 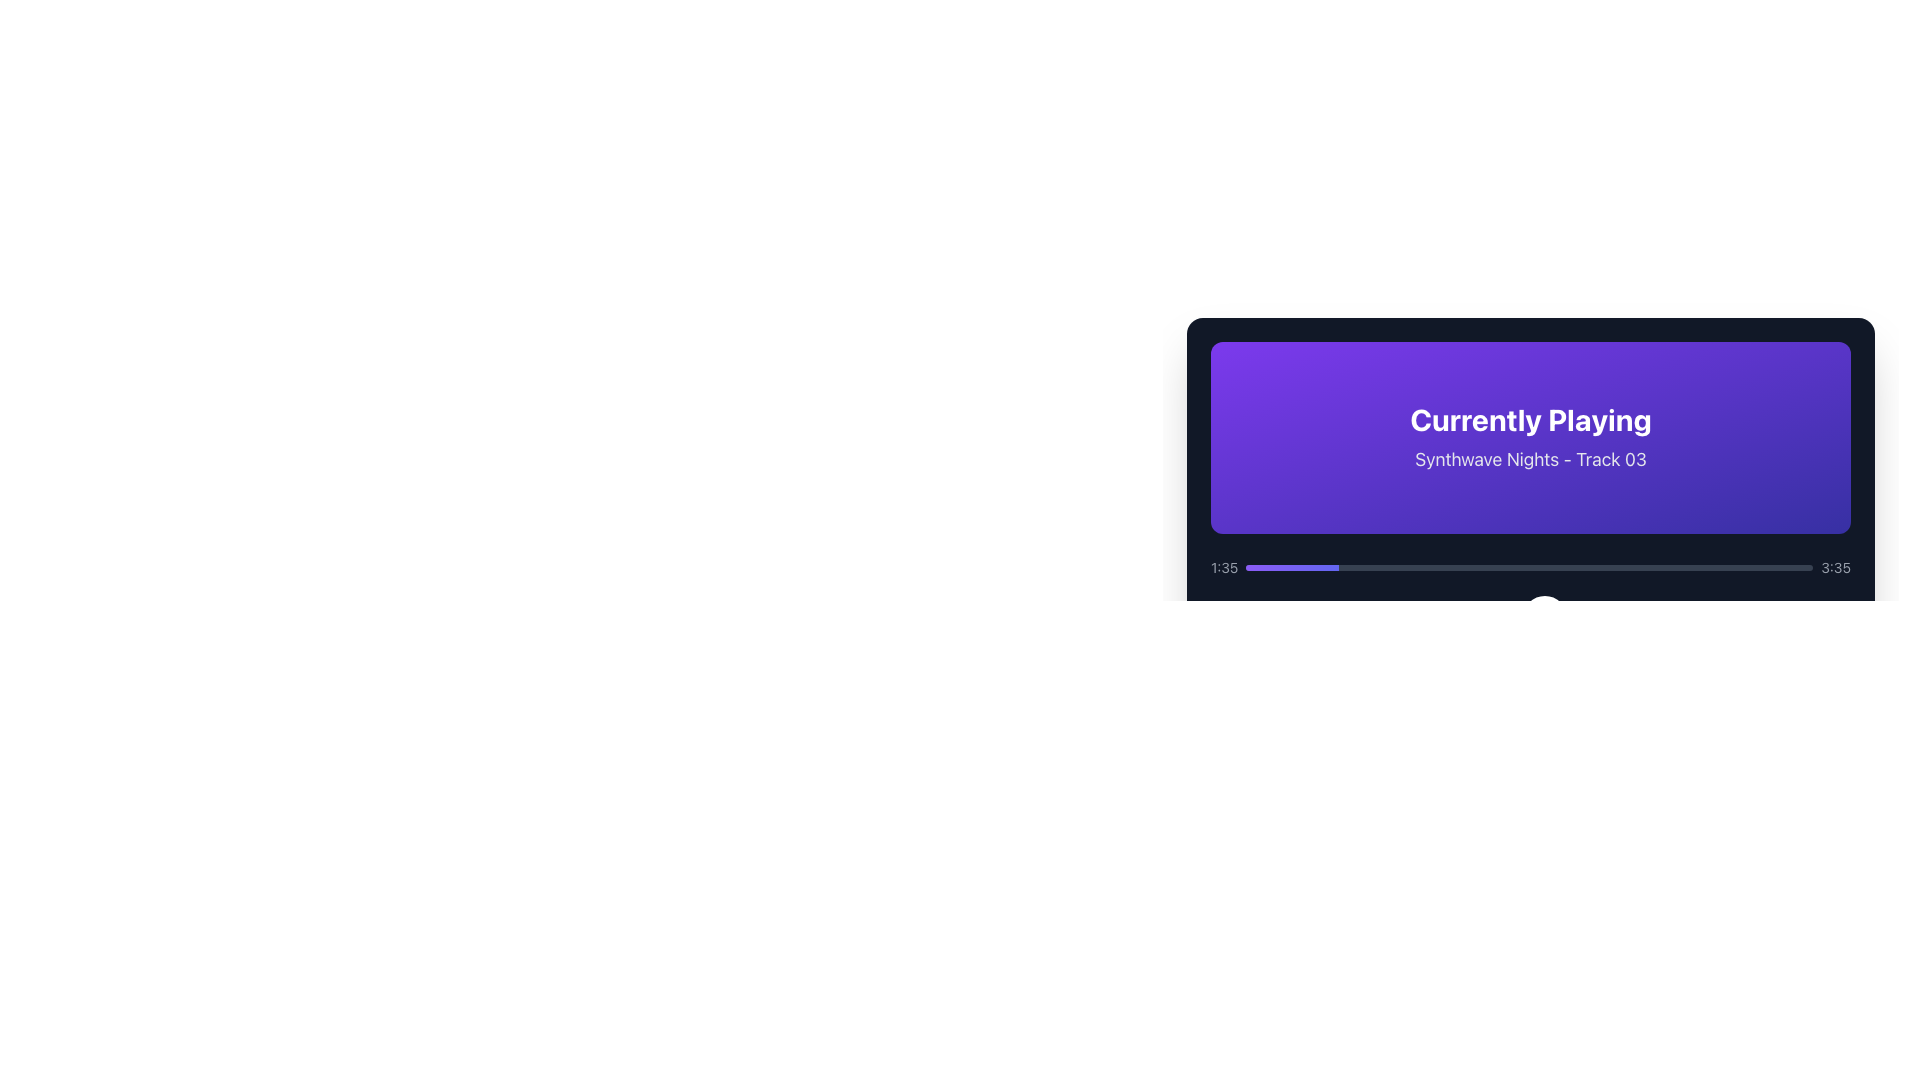 What do you see at coordinates (1530, 459) in the screenshot?
I see `the text element displaying 'Synthwave Nights - Track 03' which is styled in a medium light gray font on a purple background, located directly below the heading 'Currently Playing'` at bounding box center [1530, 459].